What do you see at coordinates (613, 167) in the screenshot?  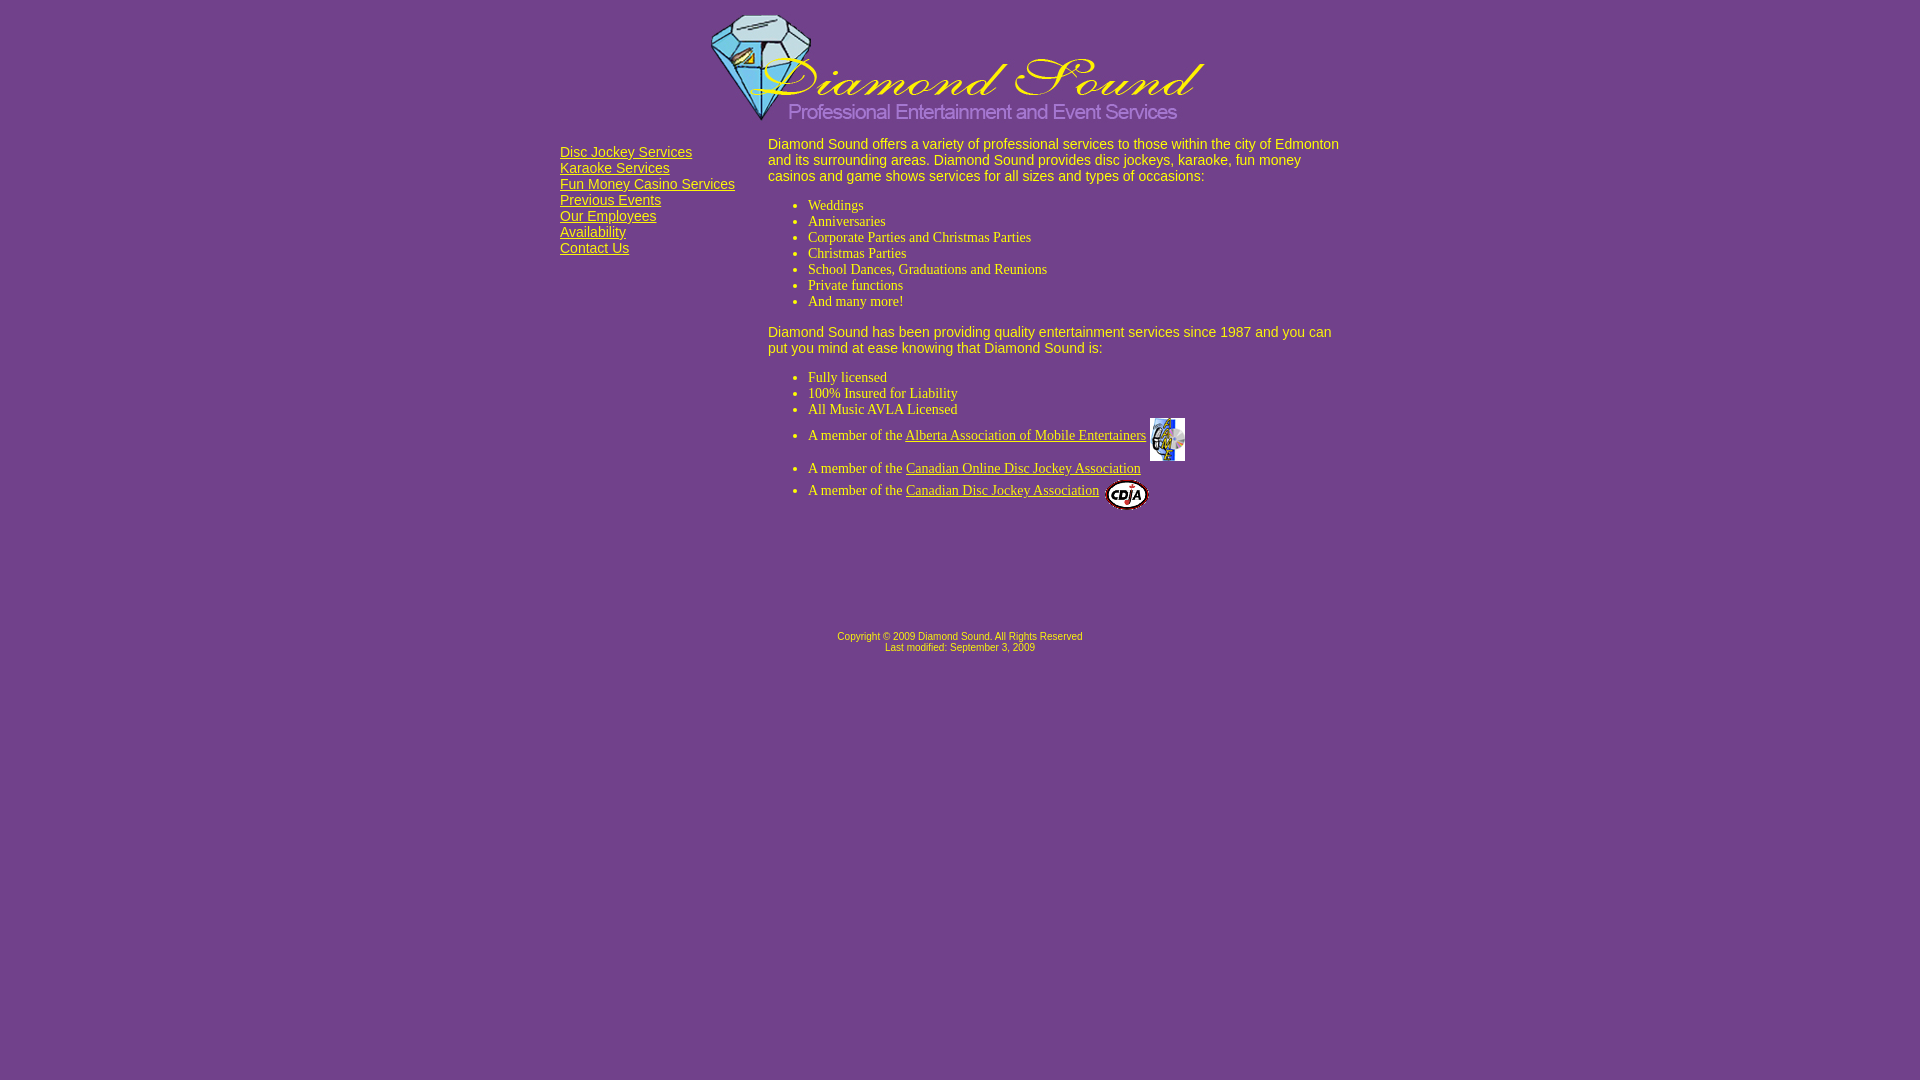 I see `'Karaoke Services'` at bounding box center [613, 167].